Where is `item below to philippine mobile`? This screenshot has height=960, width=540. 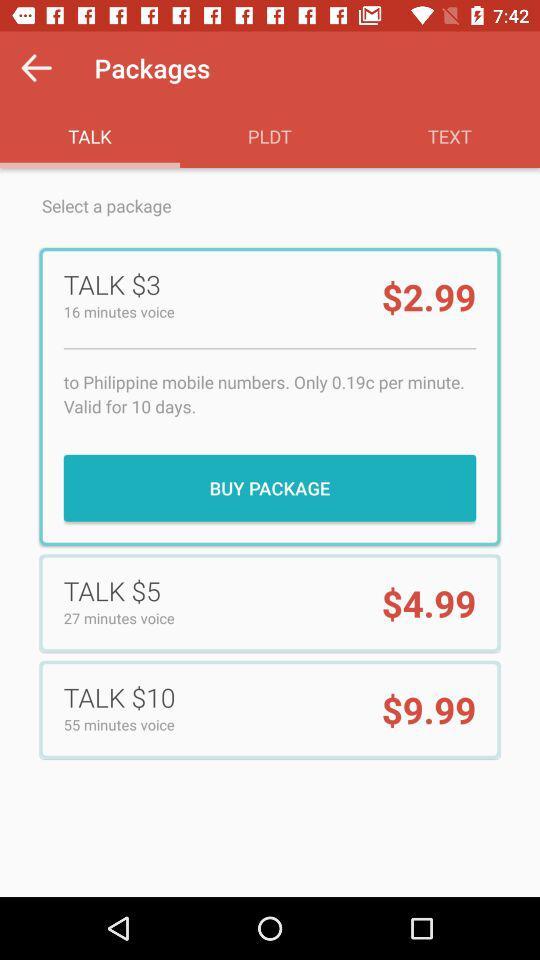 item below to philippine mobile is located at coordinates (270, 487).